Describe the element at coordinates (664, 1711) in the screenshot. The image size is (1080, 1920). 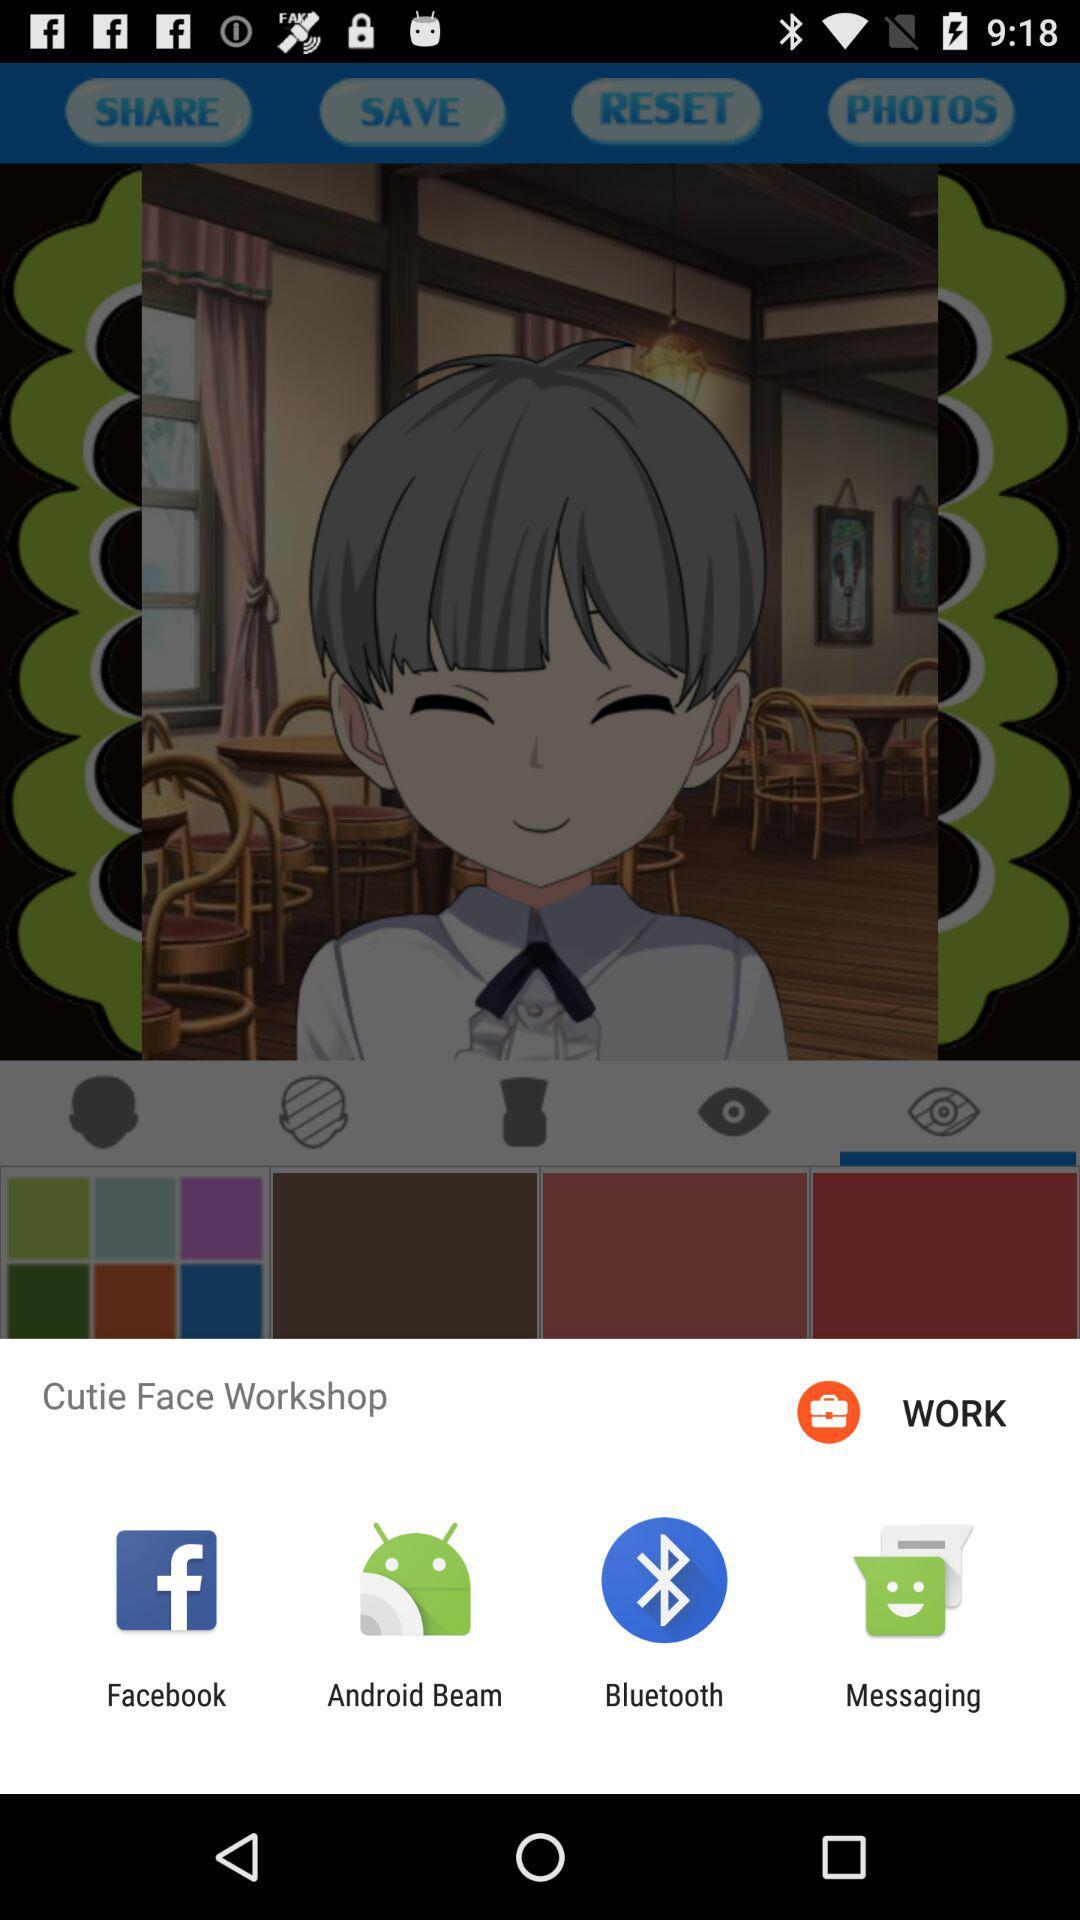
I see `bluetooth` at that location.